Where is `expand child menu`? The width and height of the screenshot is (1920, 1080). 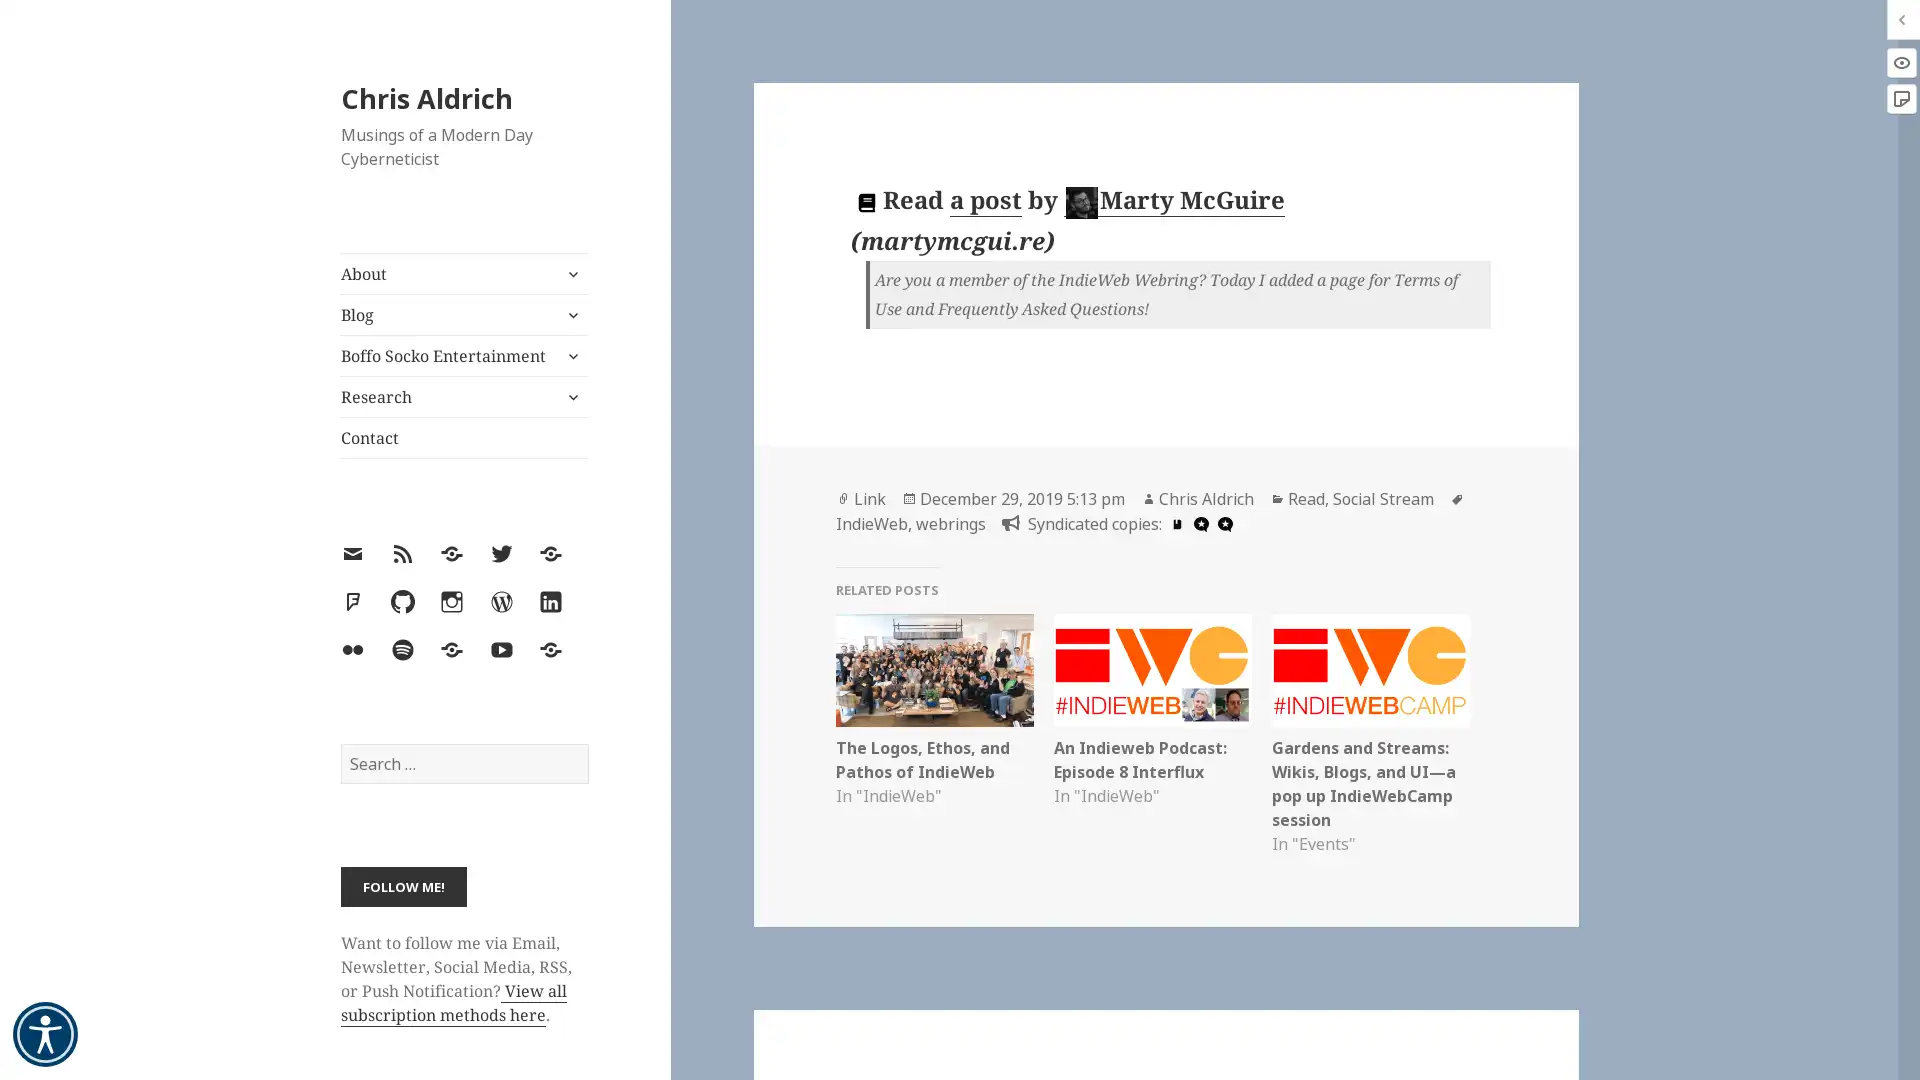
expand child menu is located at coordinates (570, 354).